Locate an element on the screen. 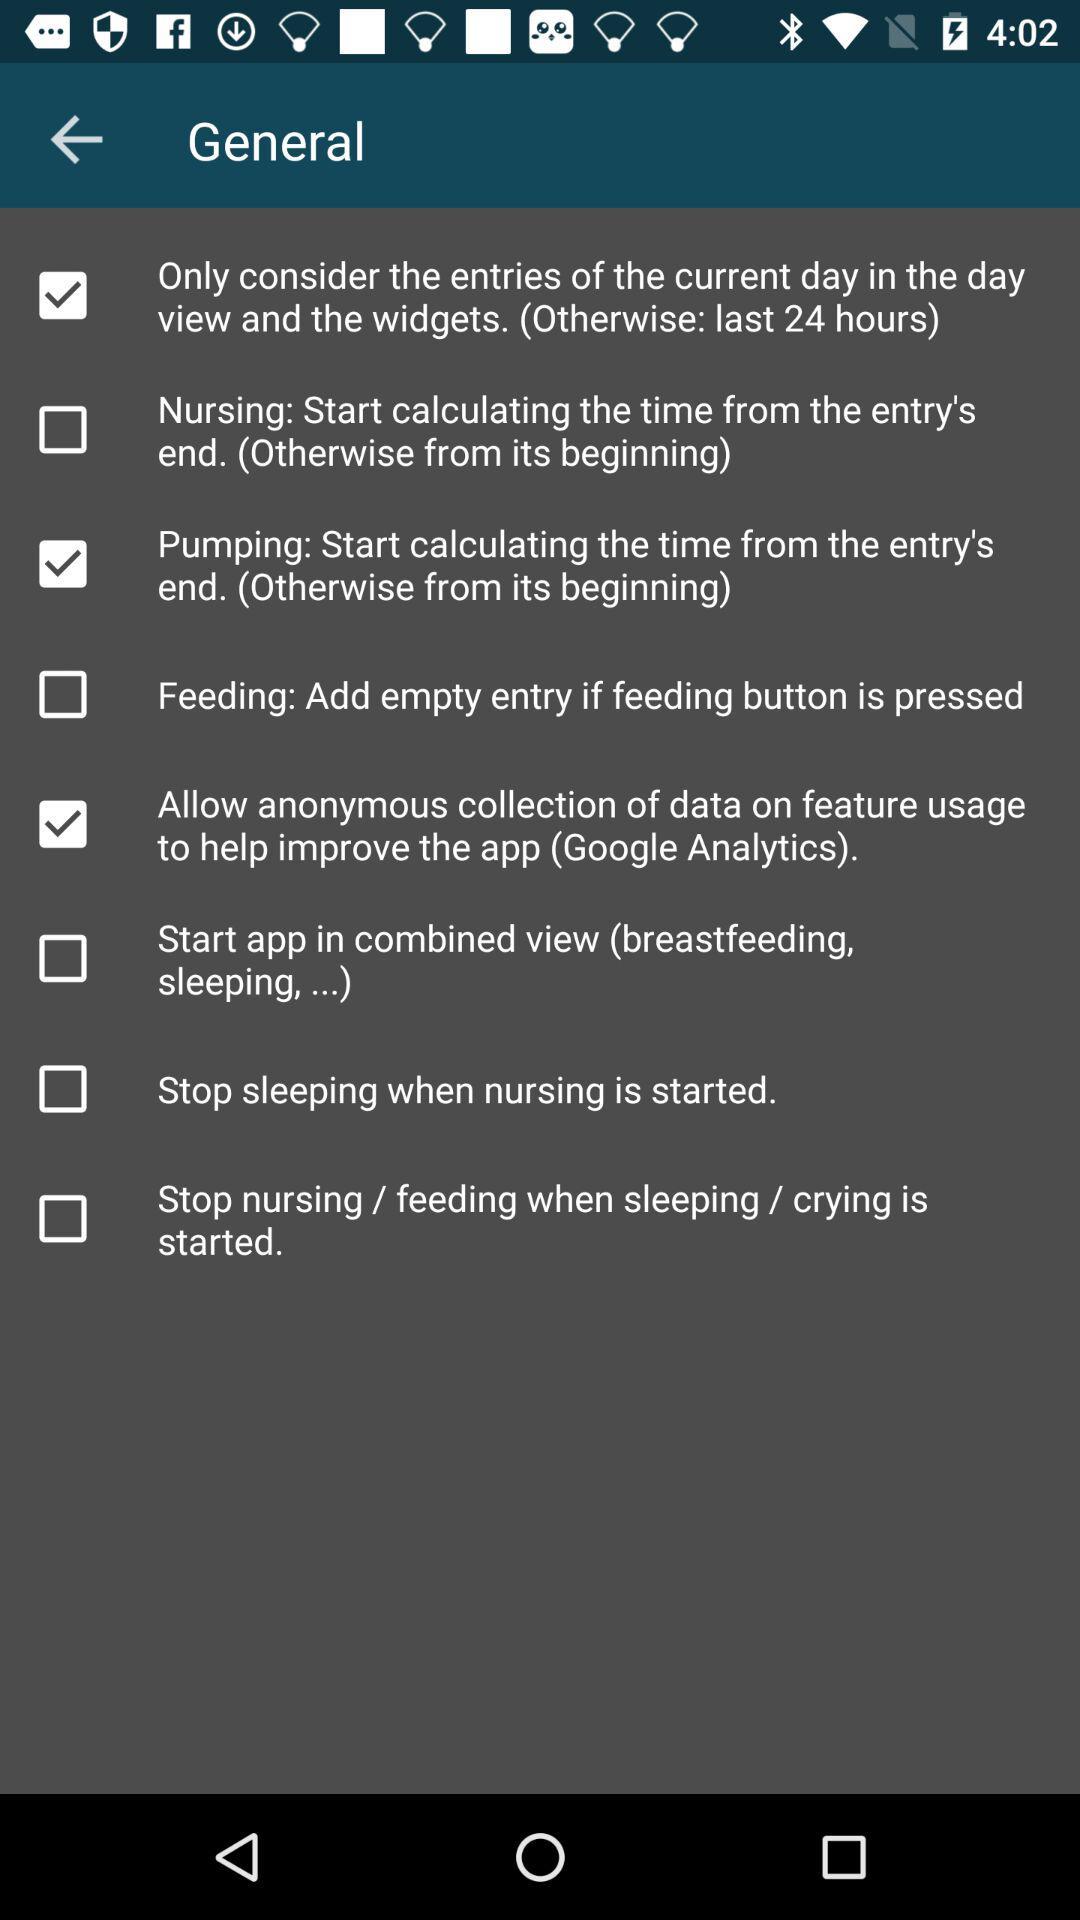  the icon above only consider the item is located at coordinates (75, 138).